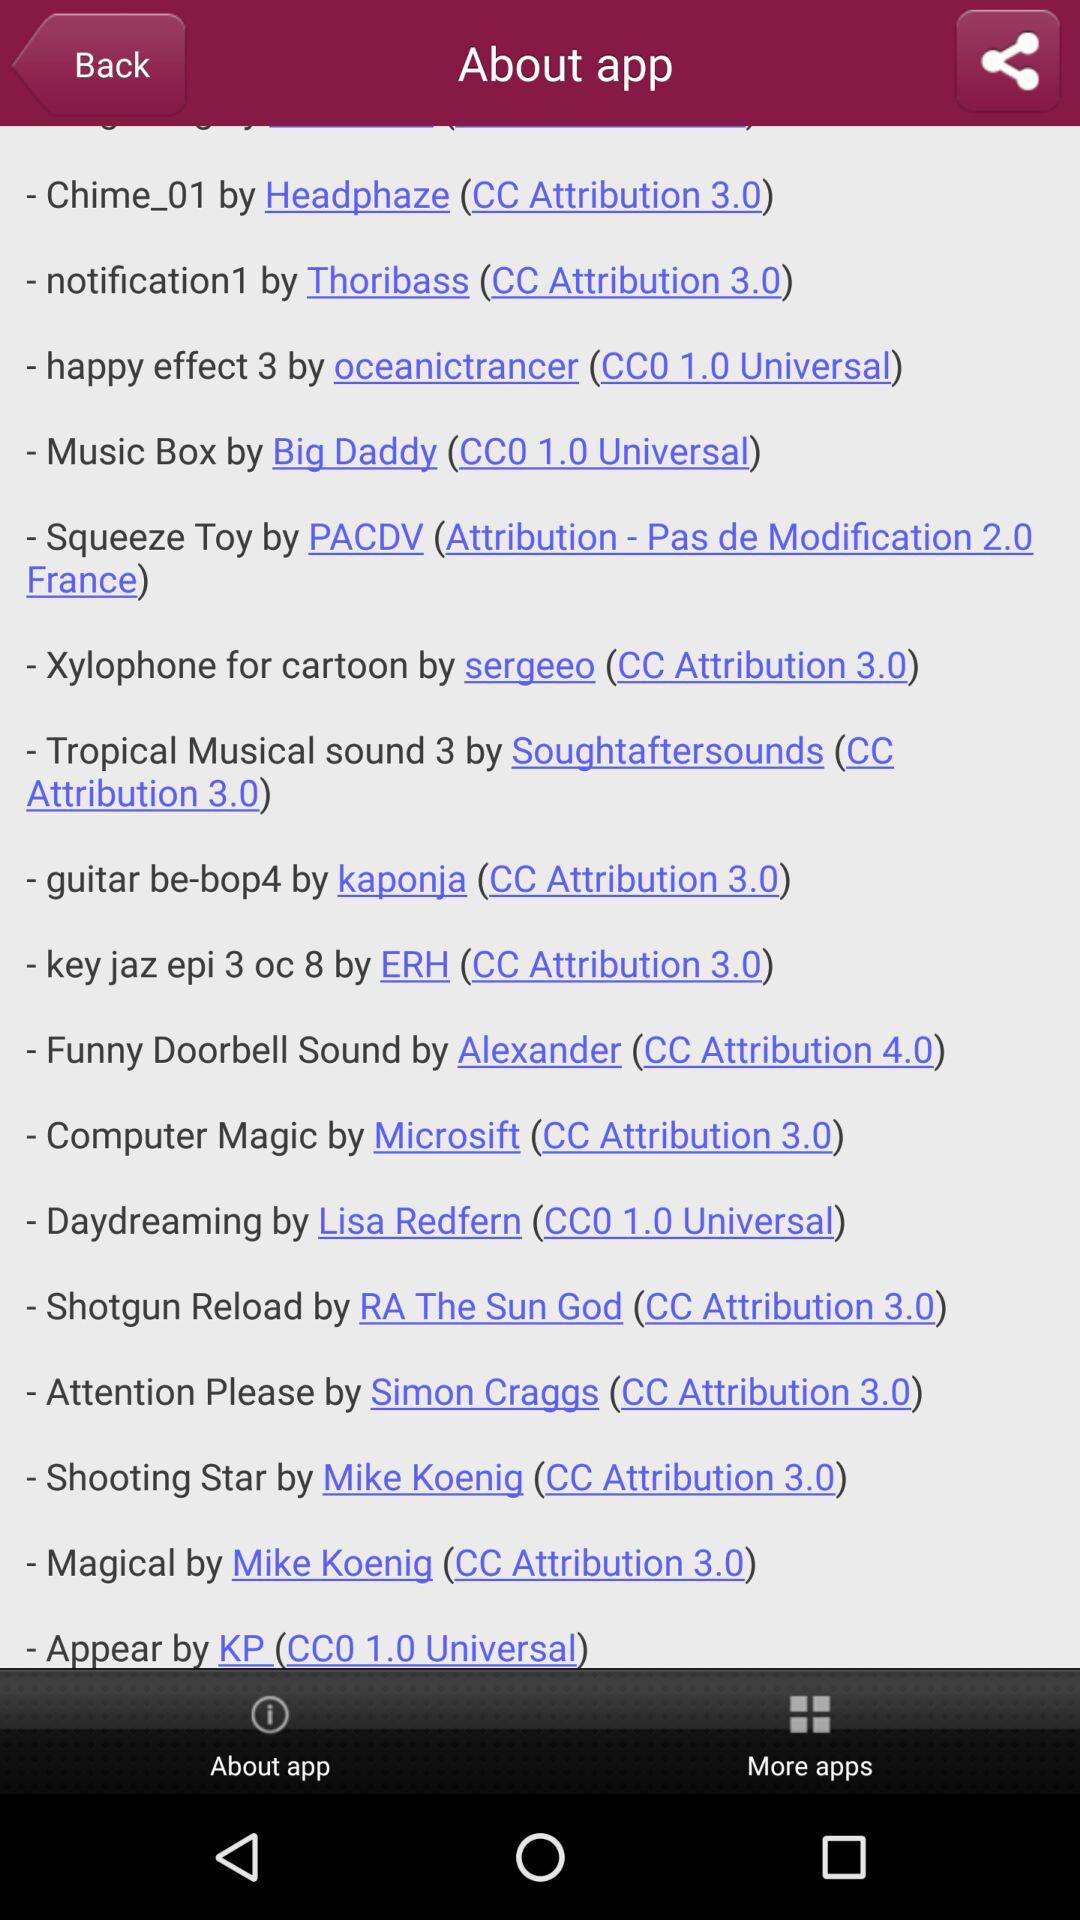 The image size is (1080, 1920). What do you see at coordinates (97, 66) in the screenshot?
I see `back button` at bounding box center [97, 66].